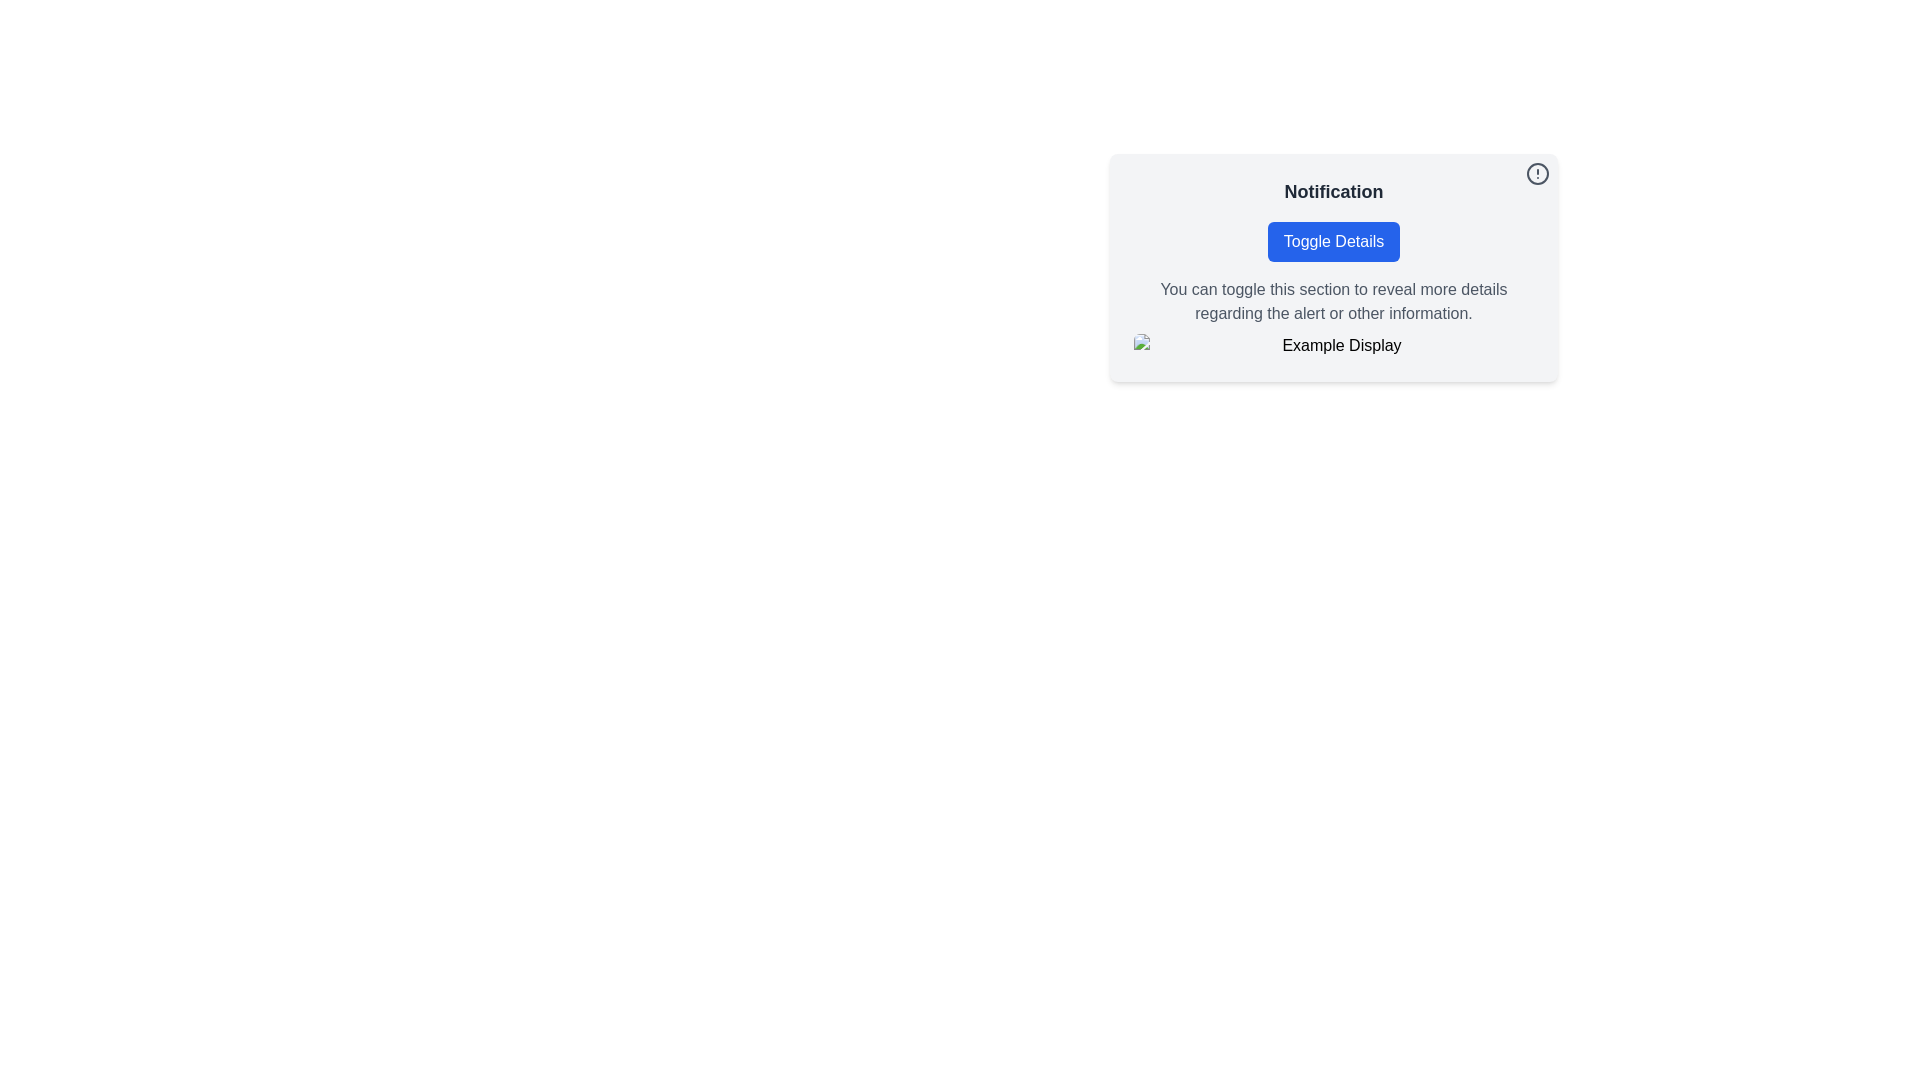 This screenshot has width=1920, height=1080. Describe the element at coordinates (1536, 172) in the screenshot. I see `the circular shape in the top-right corner of the notification card interface, which is part of an SVG graphic representing an alert icon` at that location.